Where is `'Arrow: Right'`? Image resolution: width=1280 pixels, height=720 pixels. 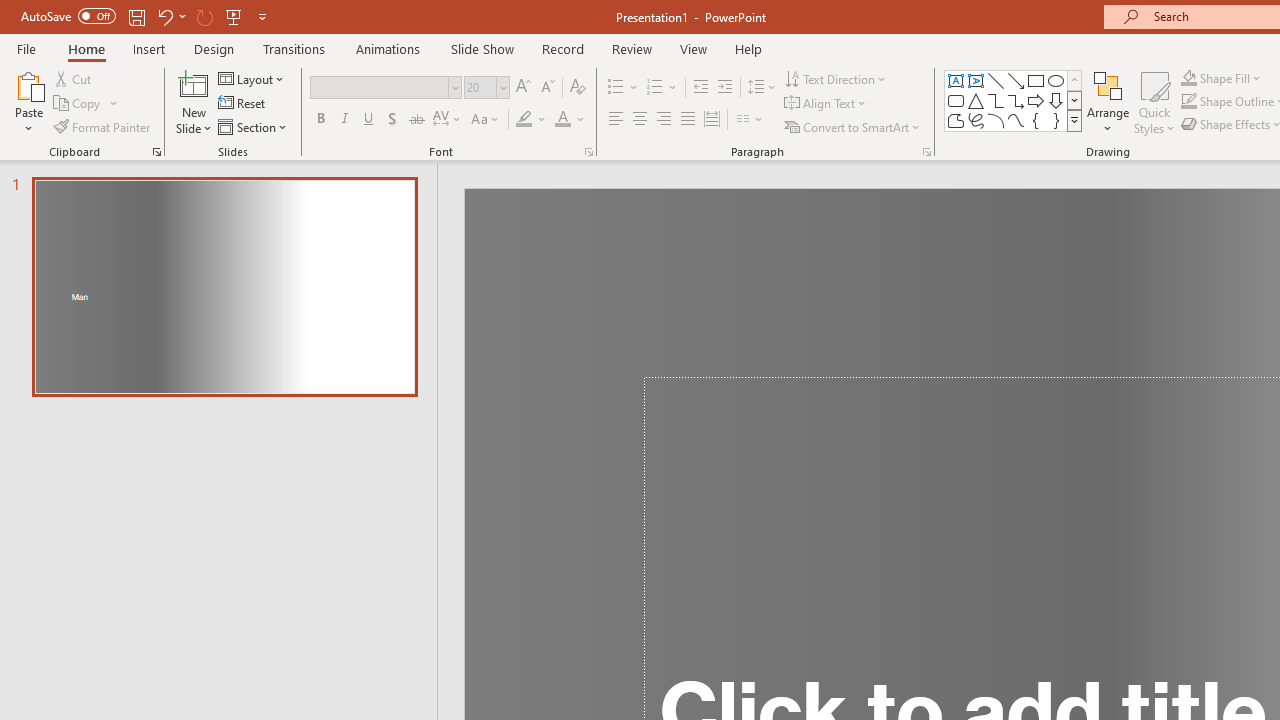
'Arrow: Right' is located at coordinates (1036, 100).